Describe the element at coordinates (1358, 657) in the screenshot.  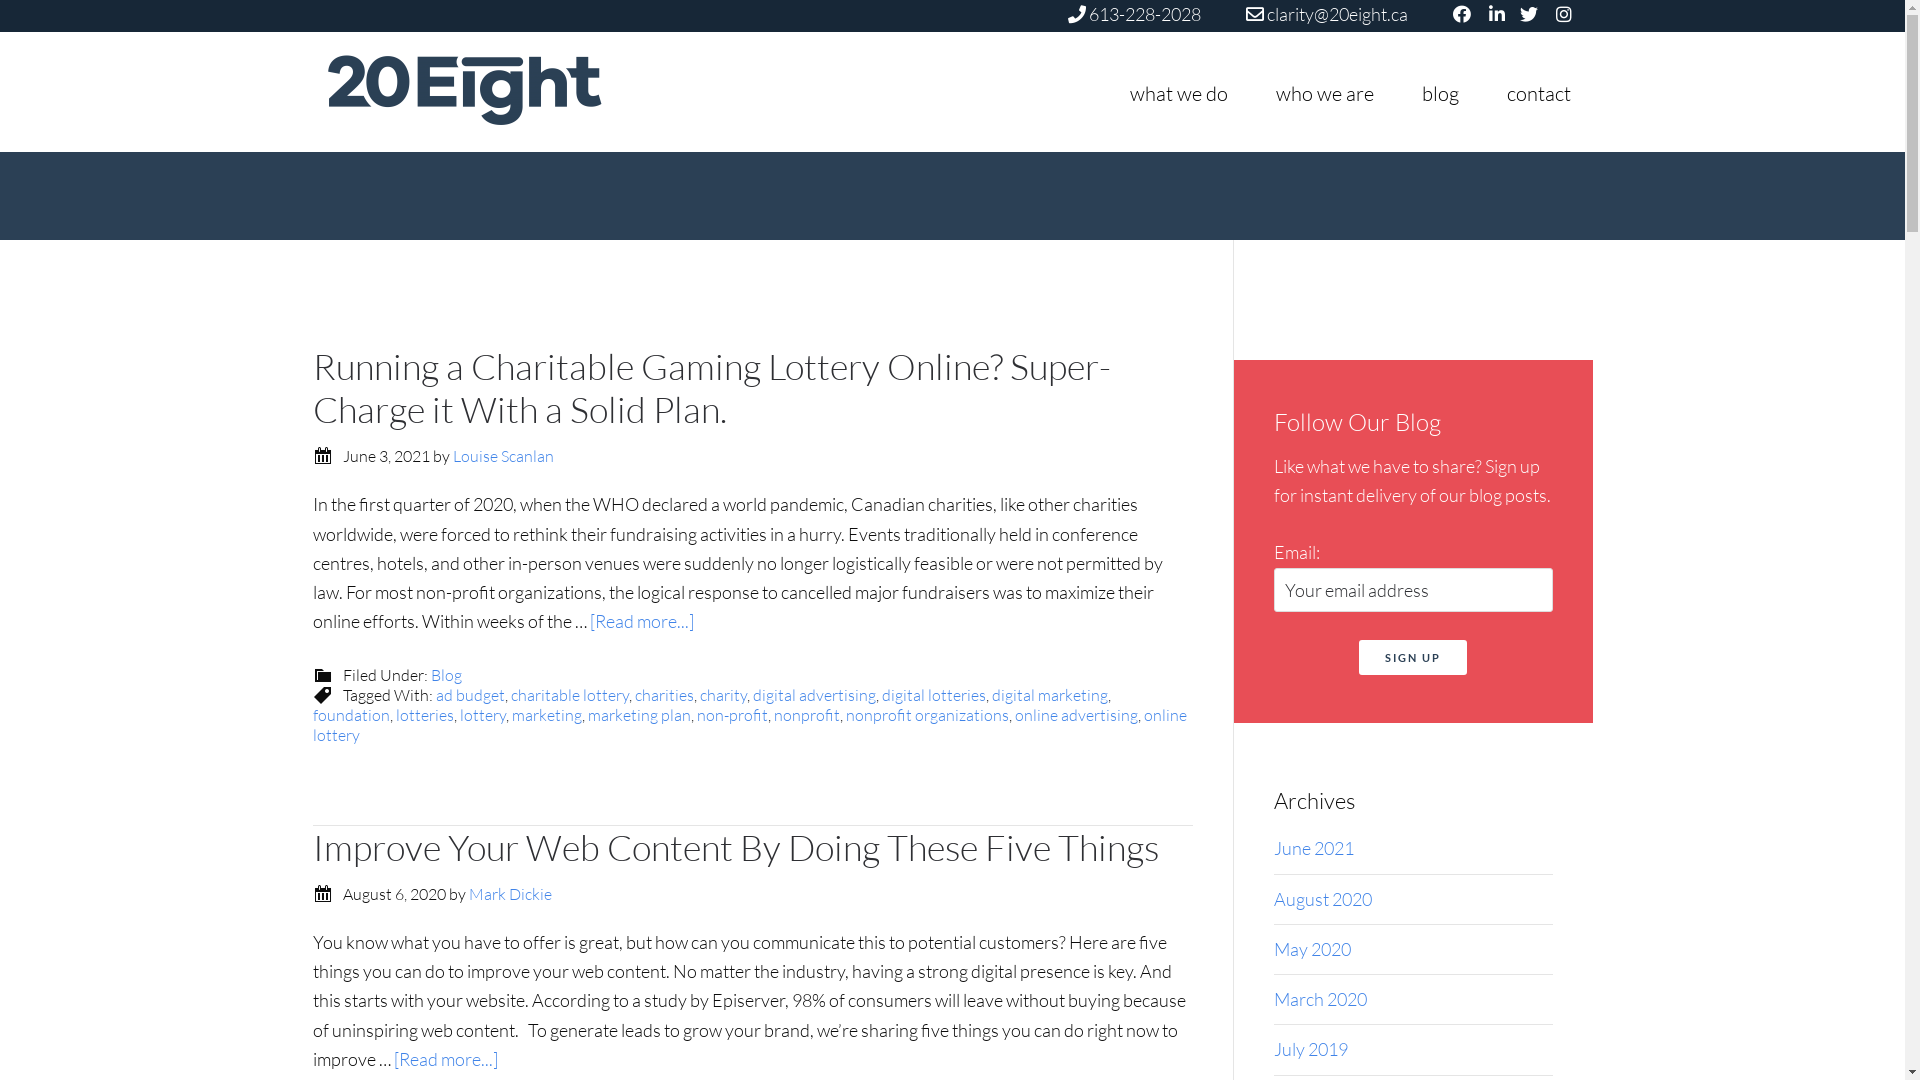
I see `'Sign up'` at that location.